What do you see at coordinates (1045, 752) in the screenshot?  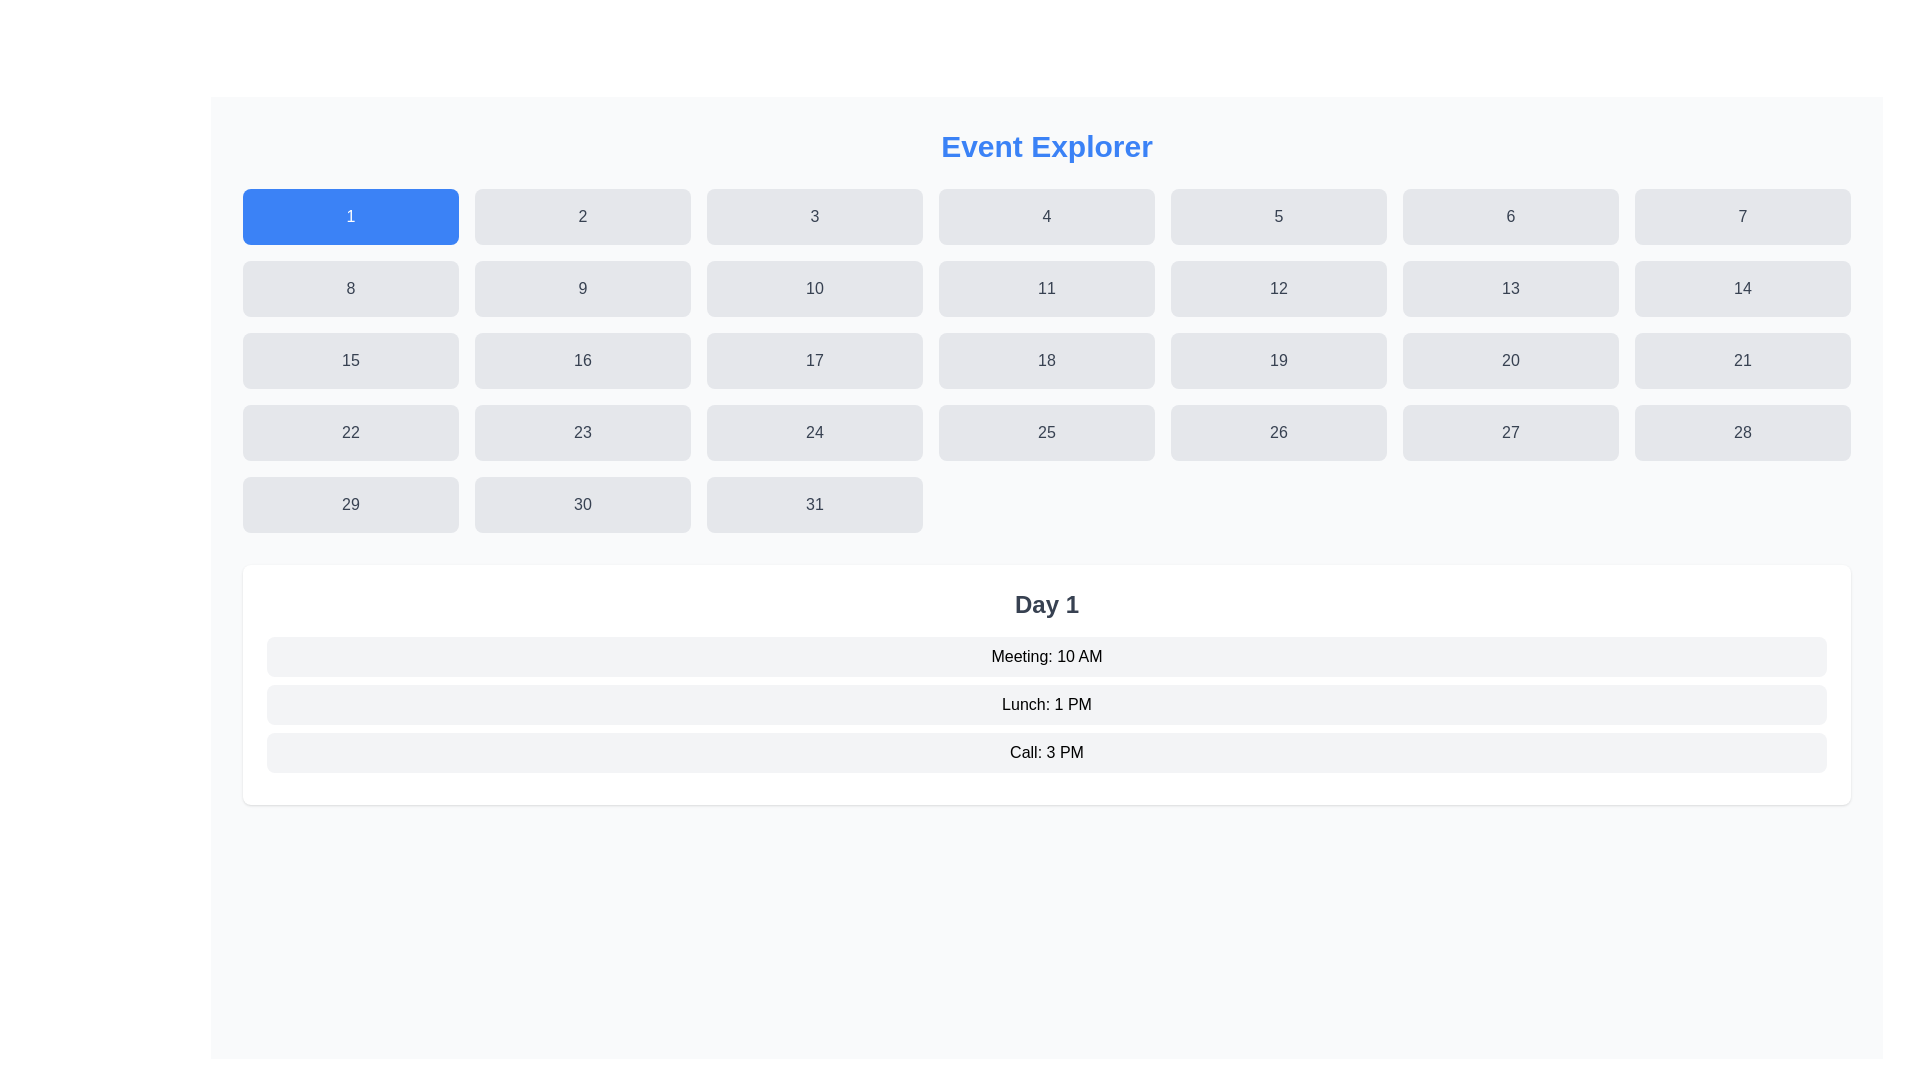 I see `the text label displaying 'Call: 3 PM', which is the third item in the list of scheduled events under 'Day 1'` at bounding box center [1045, 752].